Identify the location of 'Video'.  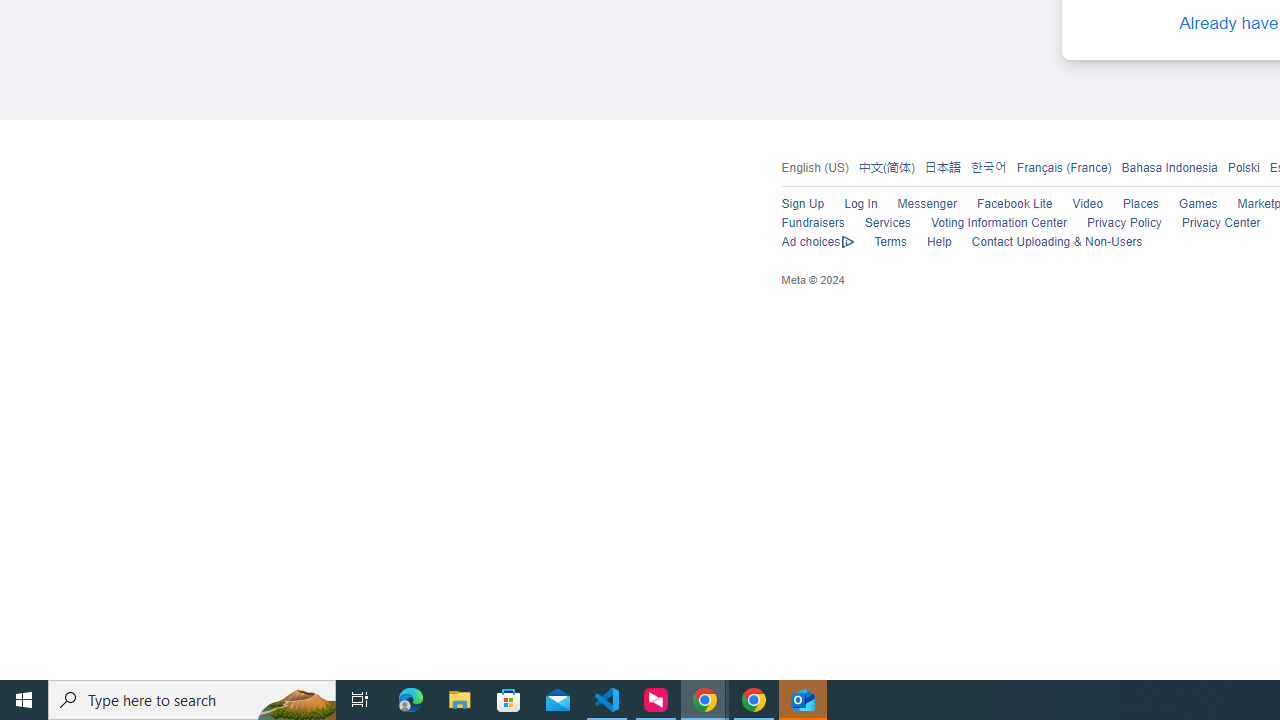
(1087, 204).